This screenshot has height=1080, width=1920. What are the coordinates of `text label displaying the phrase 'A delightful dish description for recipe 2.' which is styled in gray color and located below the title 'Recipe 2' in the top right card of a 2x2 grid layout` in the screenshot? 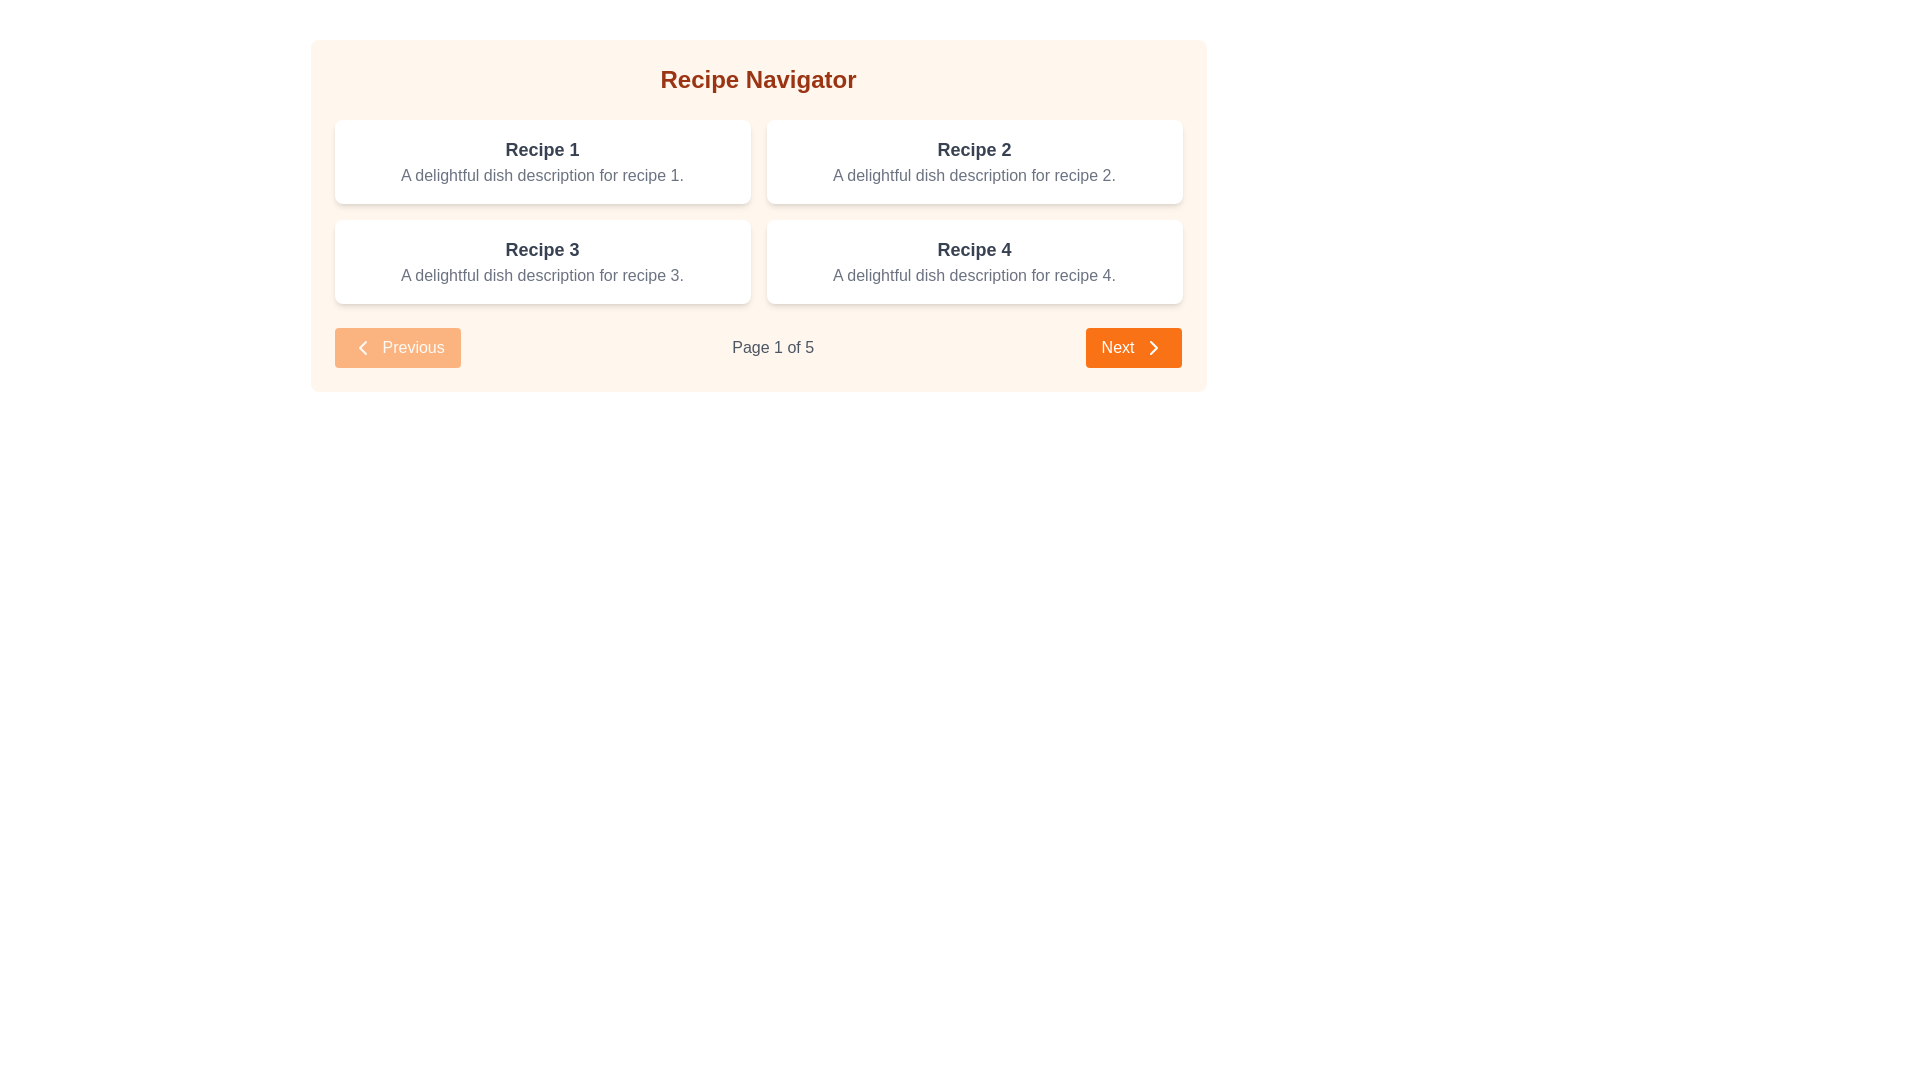 It's located at (974, 175).